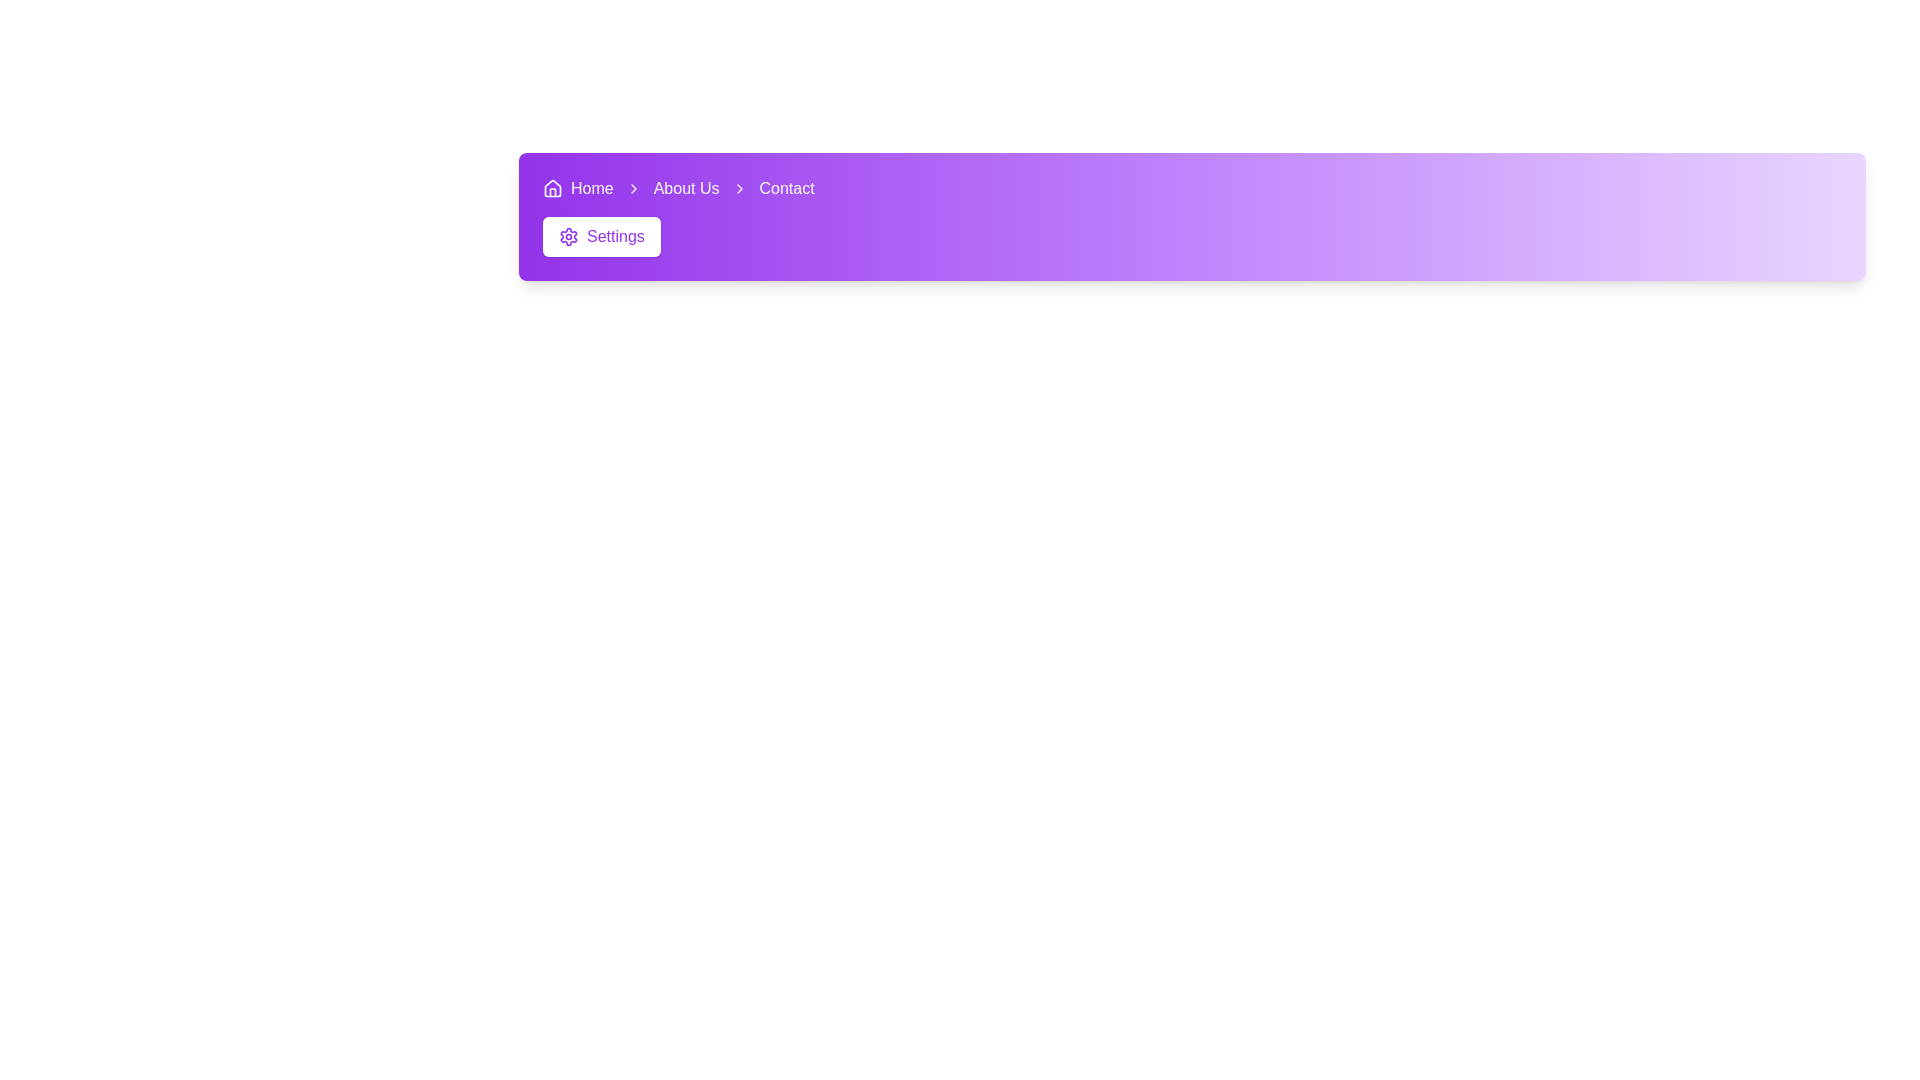  I want to click on the 'Home' navigation link, which is the first item, so click(576, 189).